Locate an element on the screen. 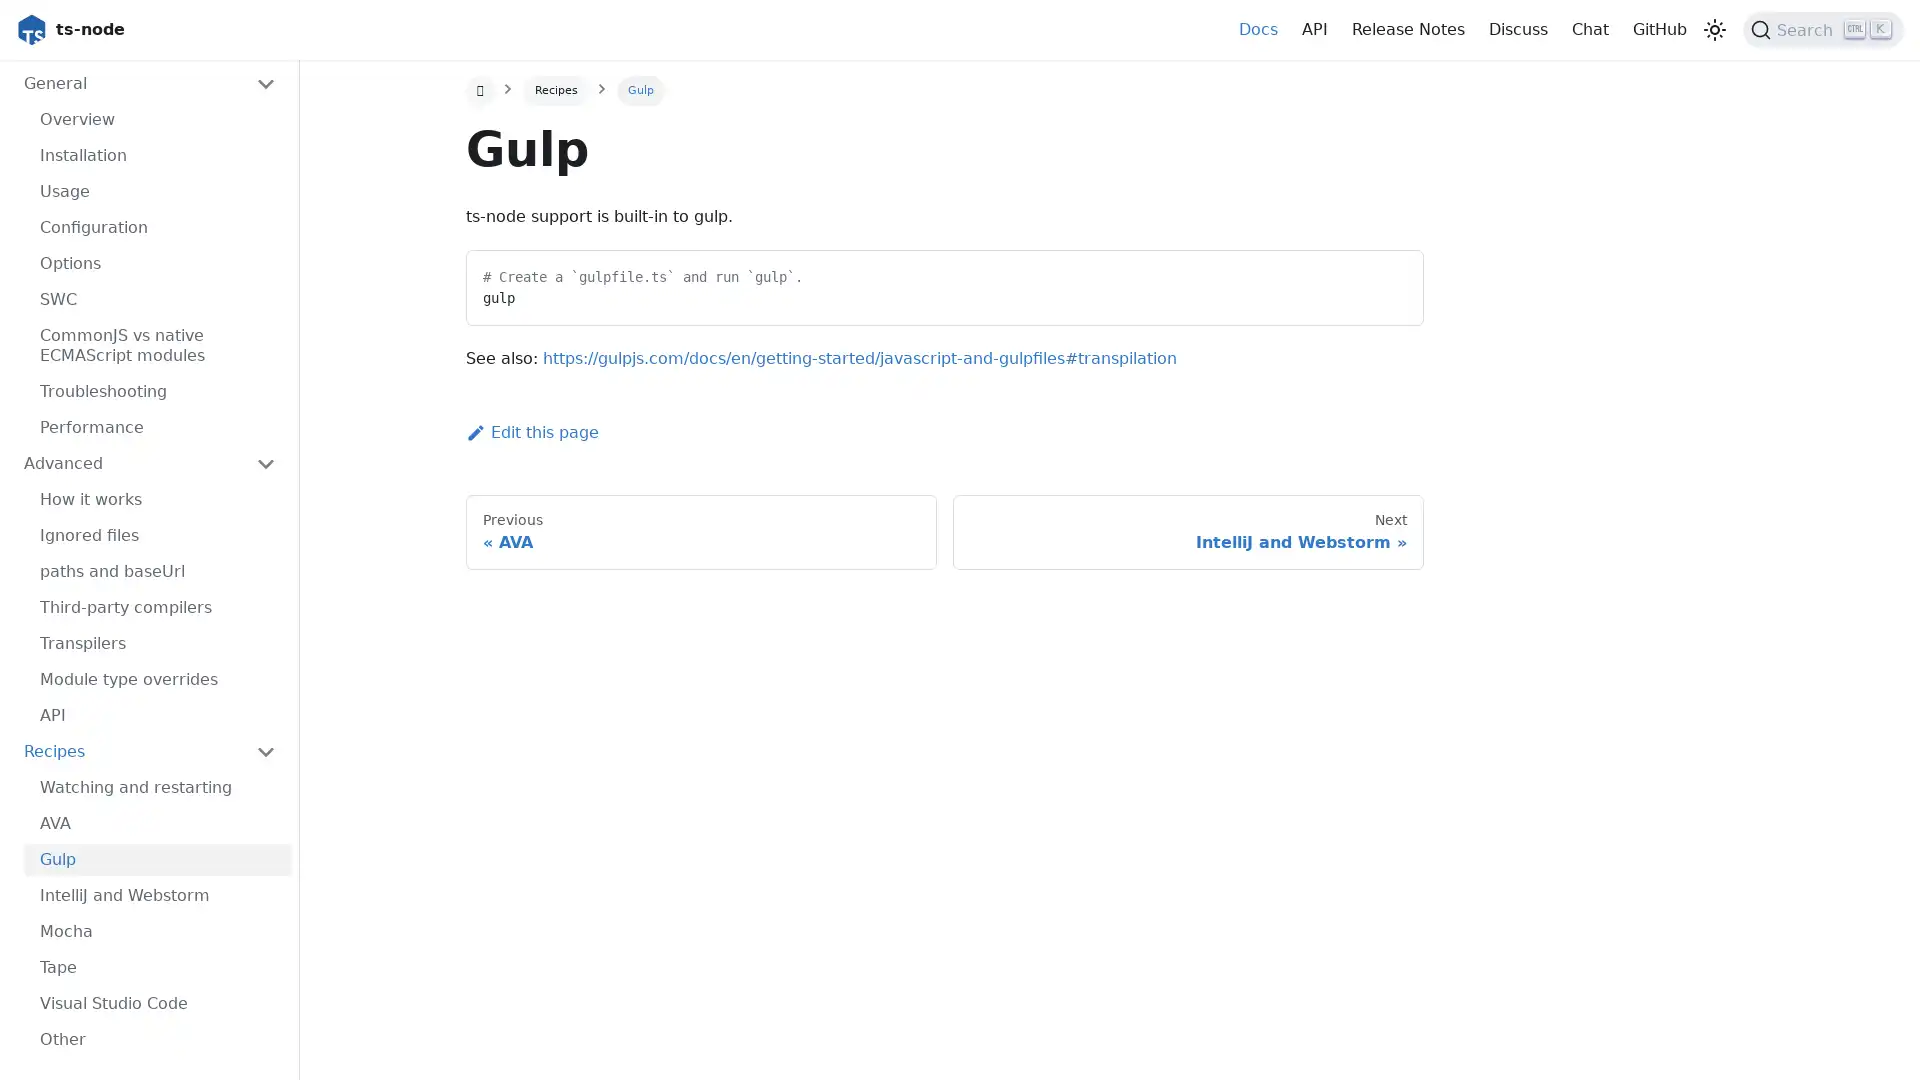 This screenshot has height=1080, width=1920. Search is located at coordinates (1823, 30).